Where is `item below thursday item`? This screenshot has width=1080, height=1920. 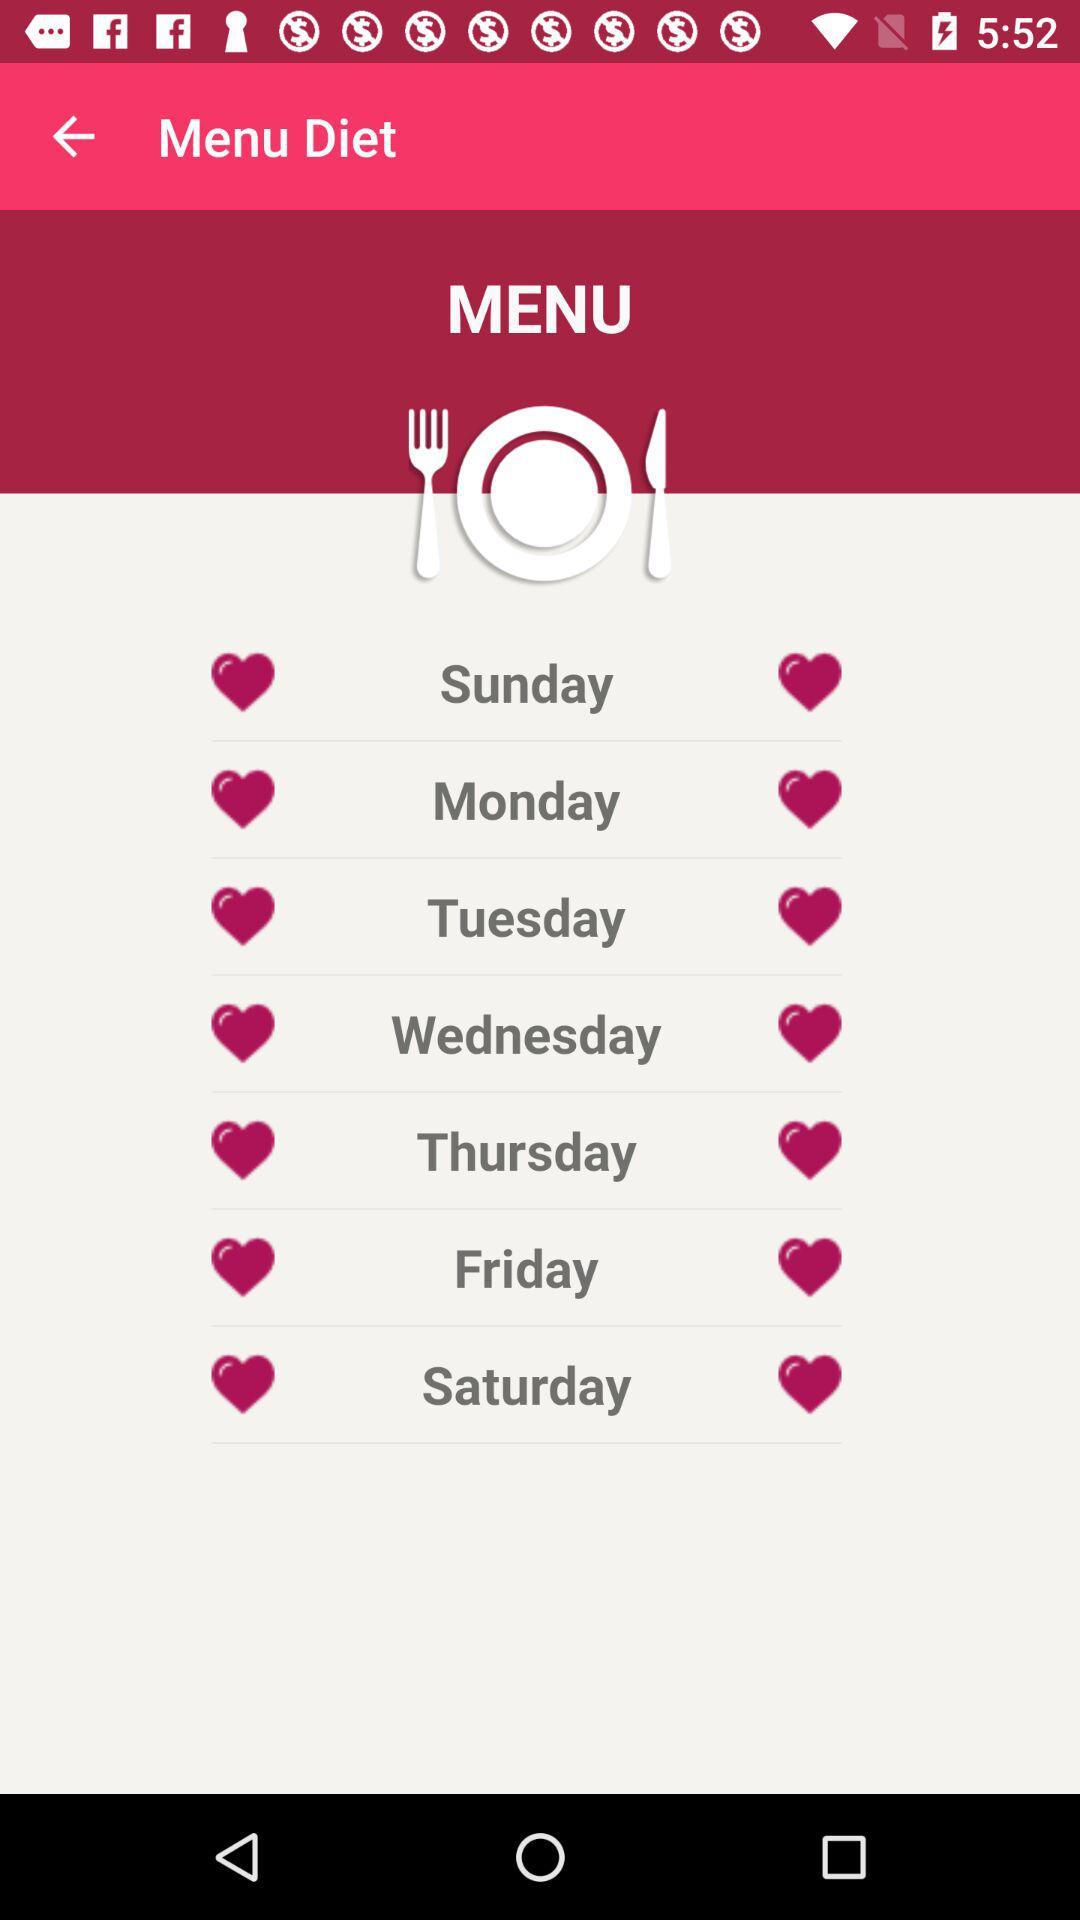 item below thursday item is located at coordinates (525, 1266).